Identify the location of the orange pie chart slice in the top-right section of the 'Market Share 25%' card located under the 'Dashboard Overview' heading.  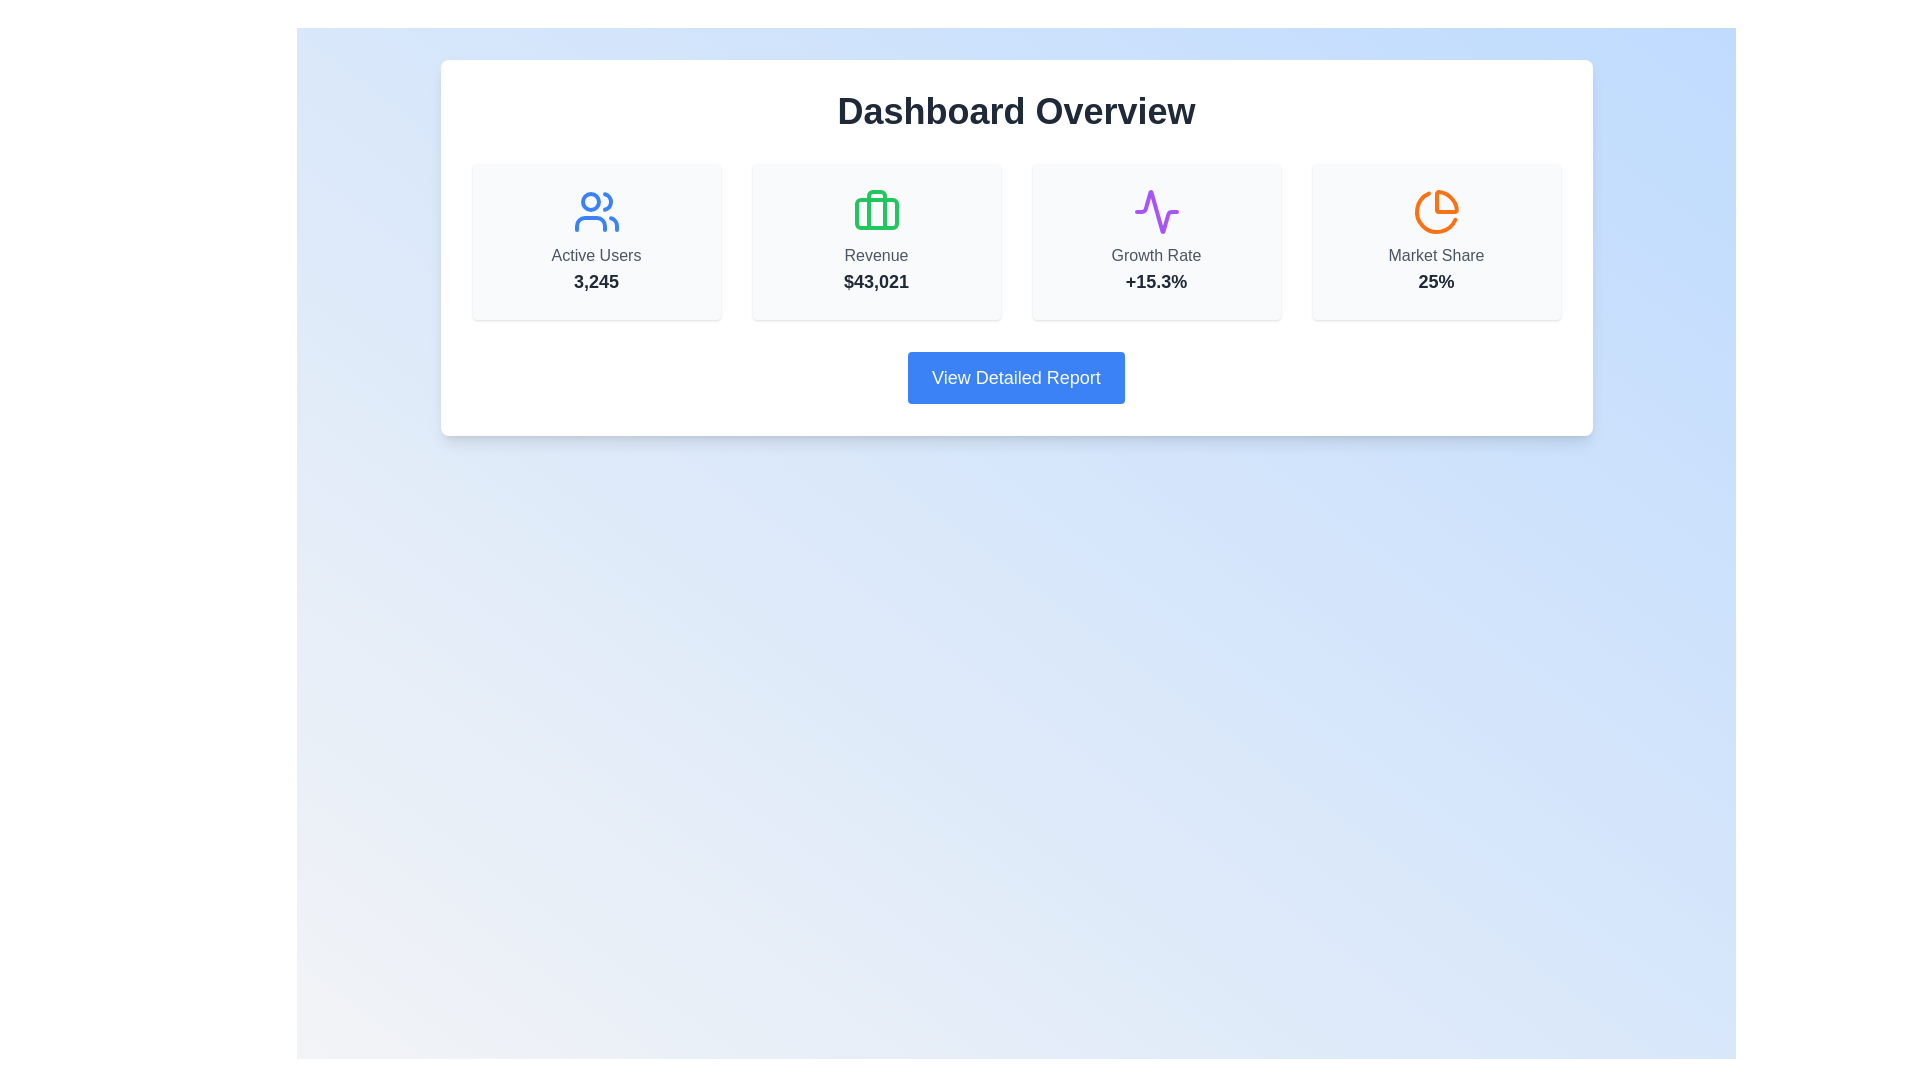
(1446, 202).